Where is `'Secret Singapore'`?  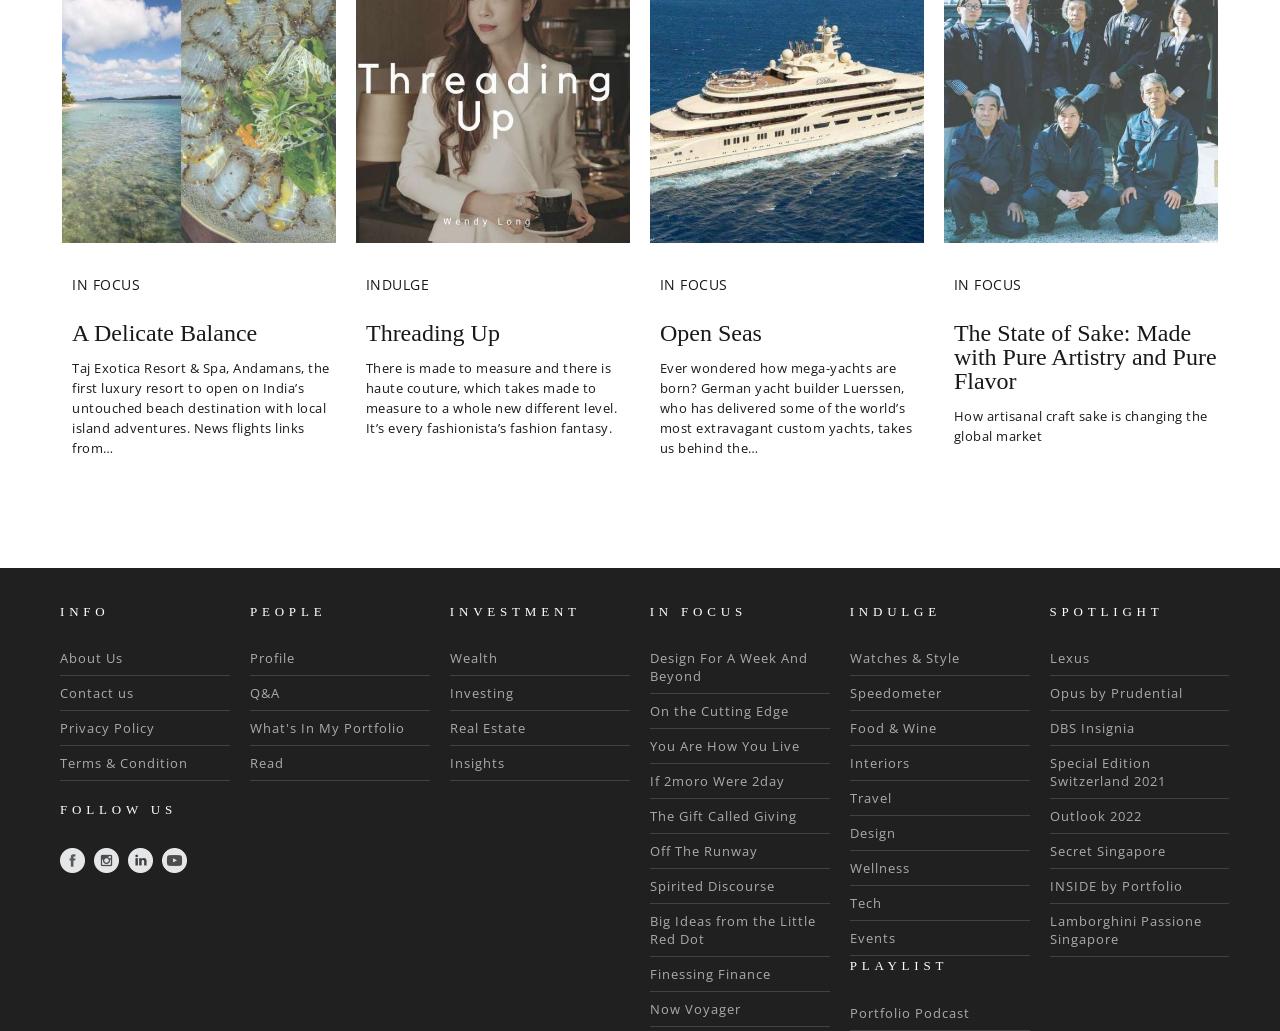
'Secret Singapore' is located at coordinates (1047, 850).